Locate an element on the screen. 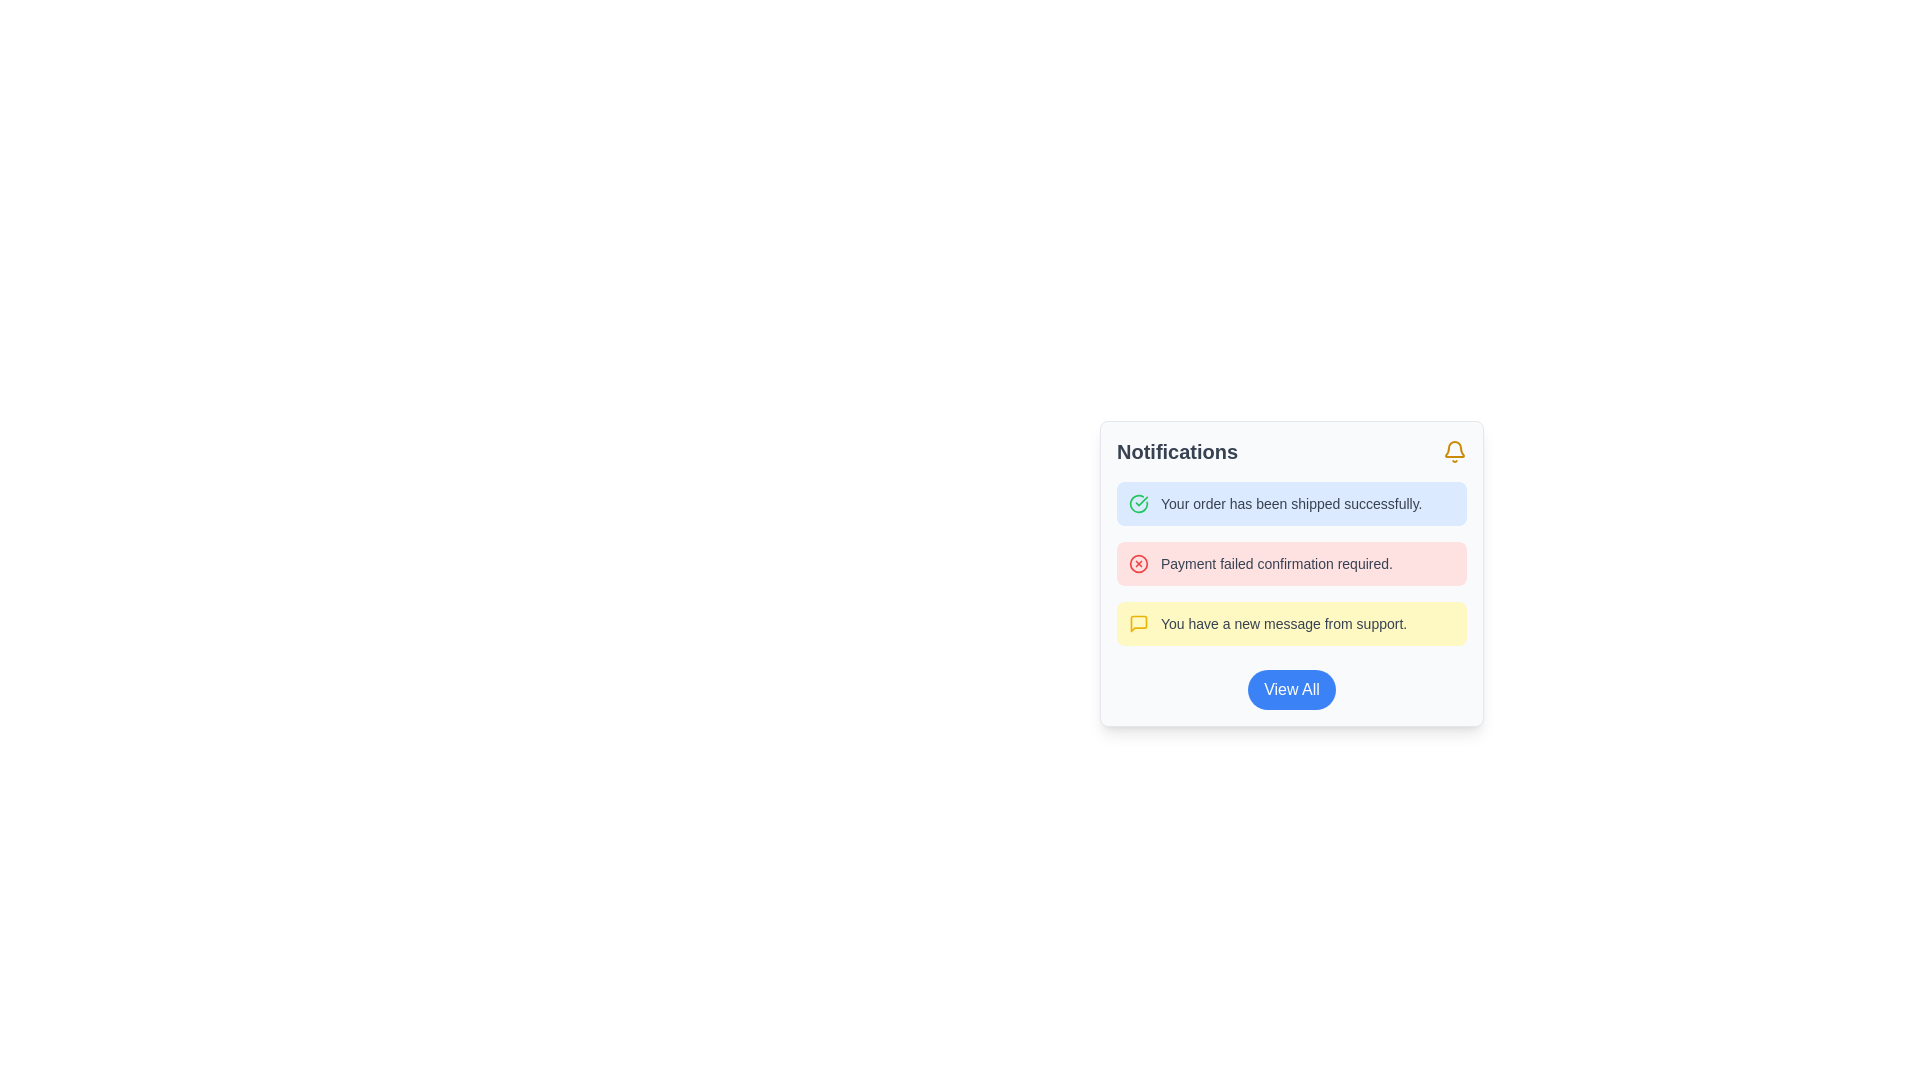 The image size is (1920, 1080). the Decorative Circular Shape which has a red stroke indicating a payment failure within the notification list is located at coordinates (1138, 563).